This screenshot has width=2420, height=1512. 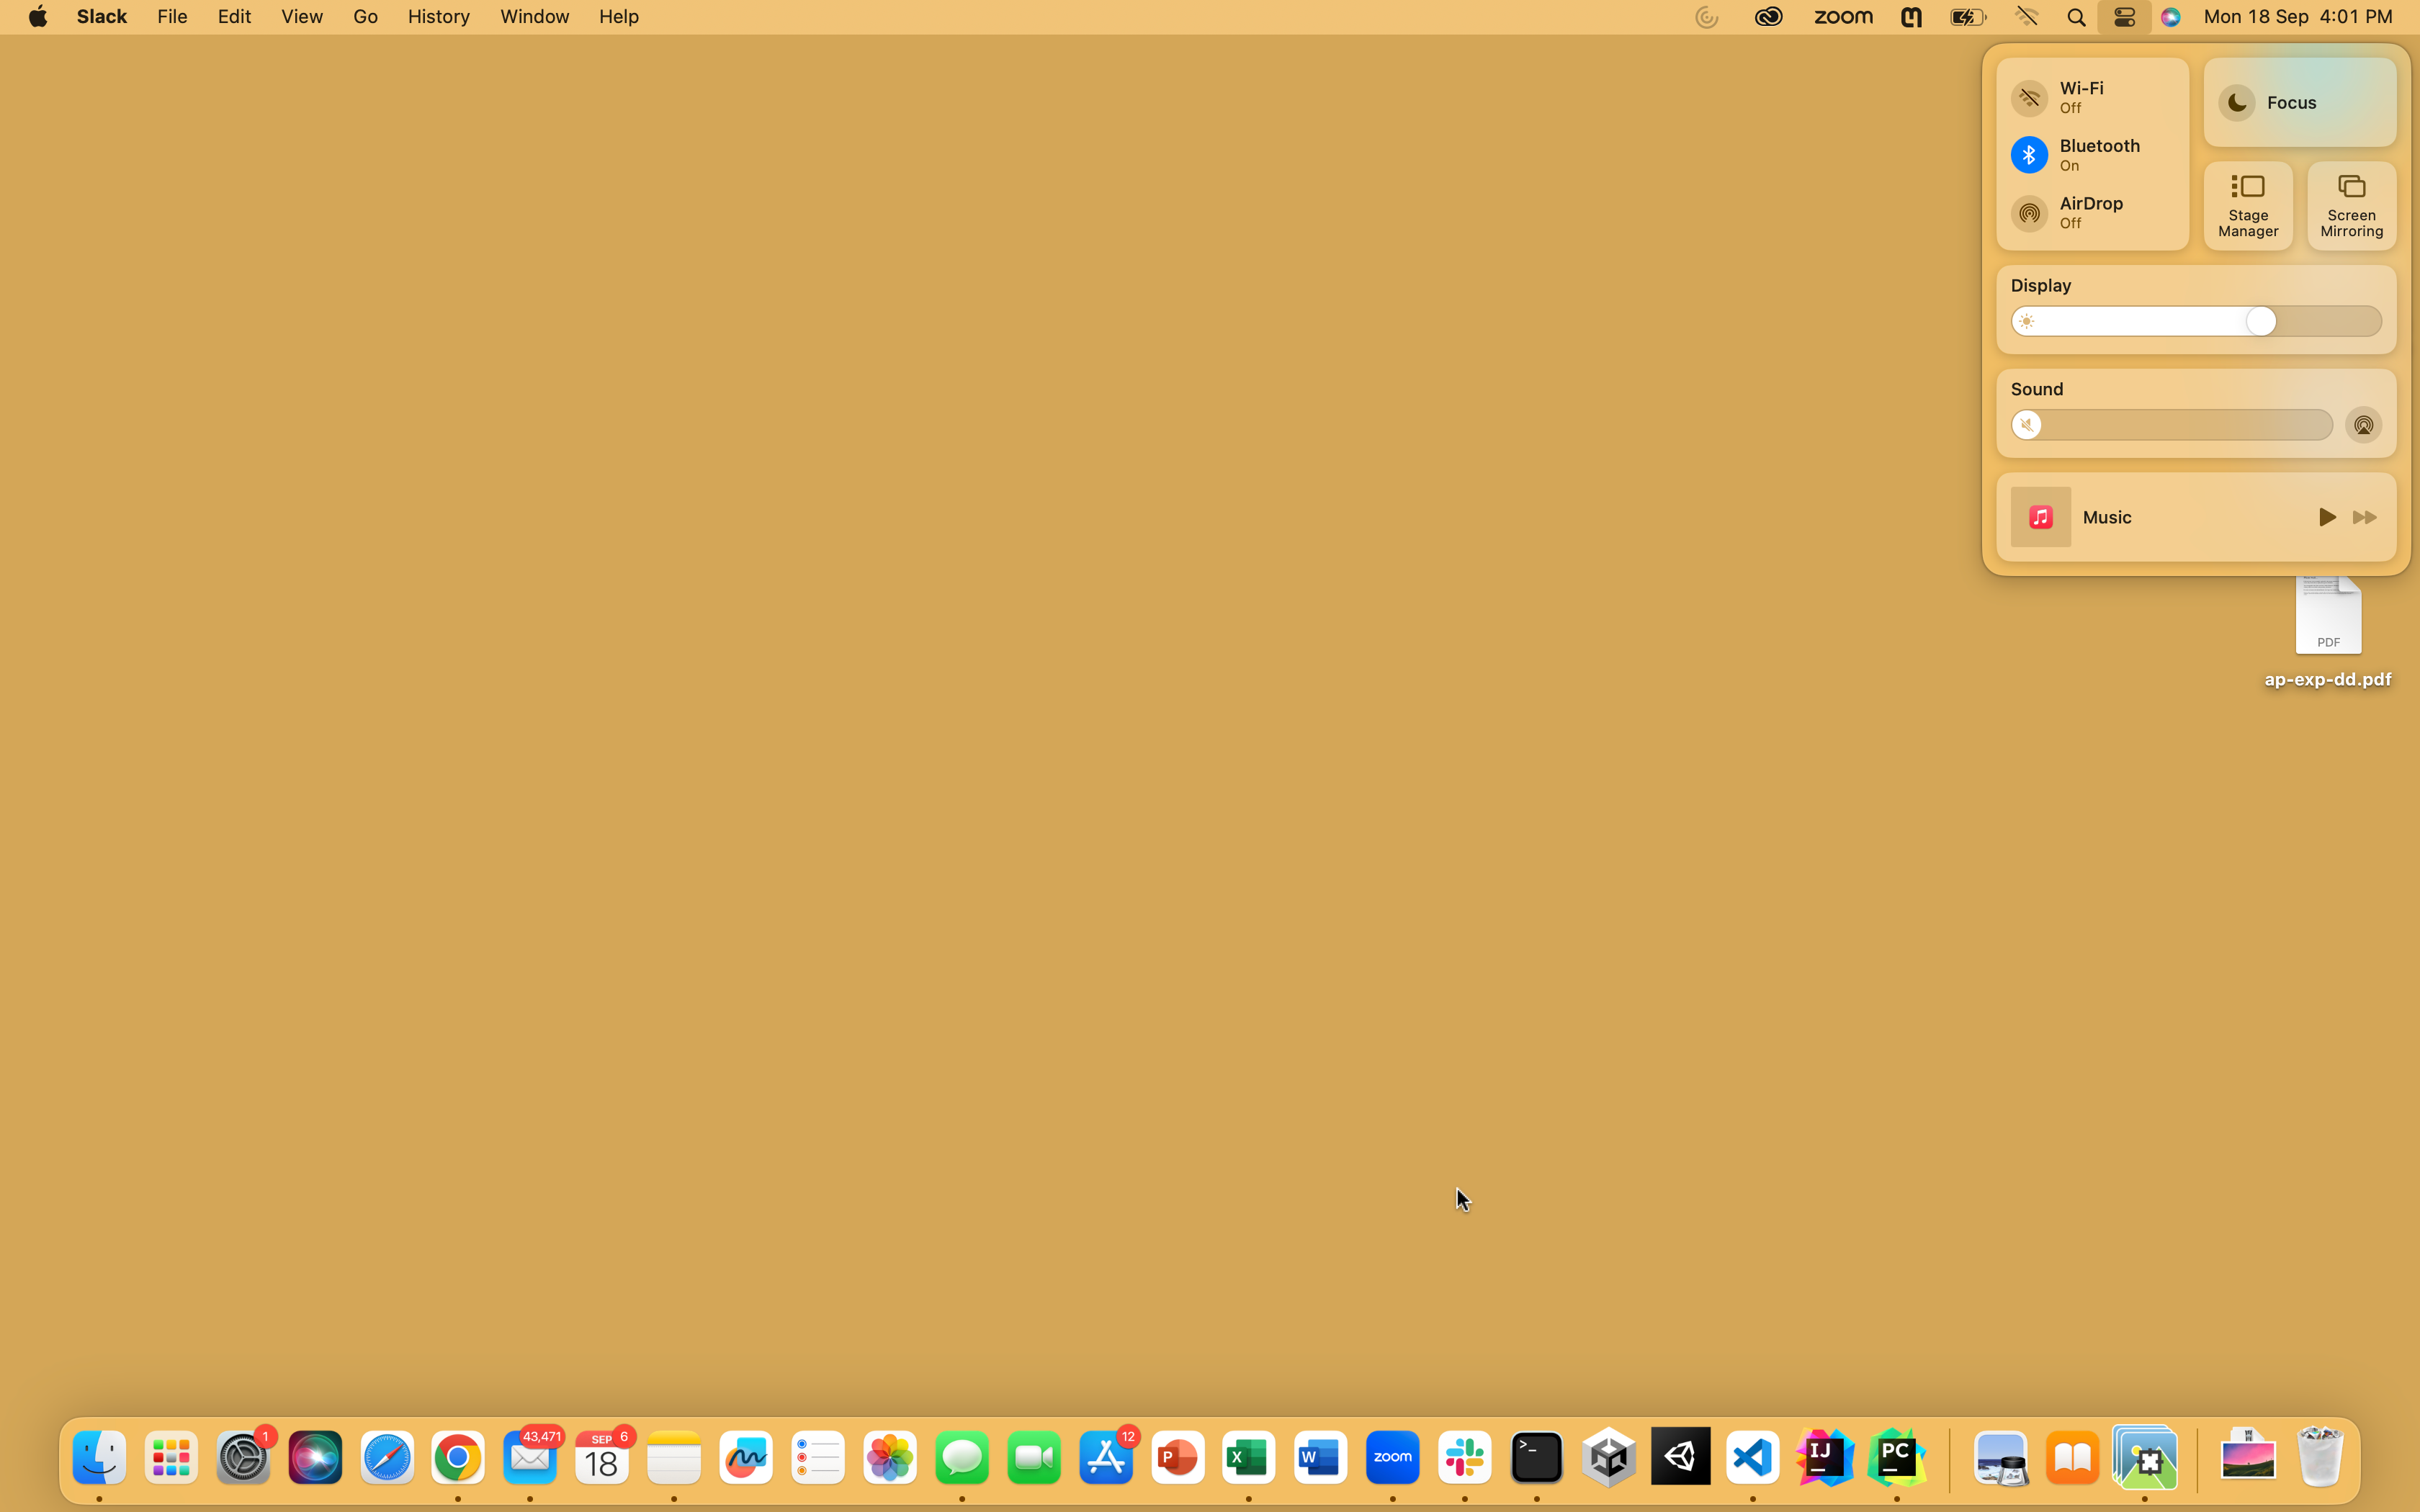 What do you see at coordinates (2323, 515) in the screenshot?
I see `Begin playing the song displayed and advance to the subsequent track` at bounding box center [2323, 515].